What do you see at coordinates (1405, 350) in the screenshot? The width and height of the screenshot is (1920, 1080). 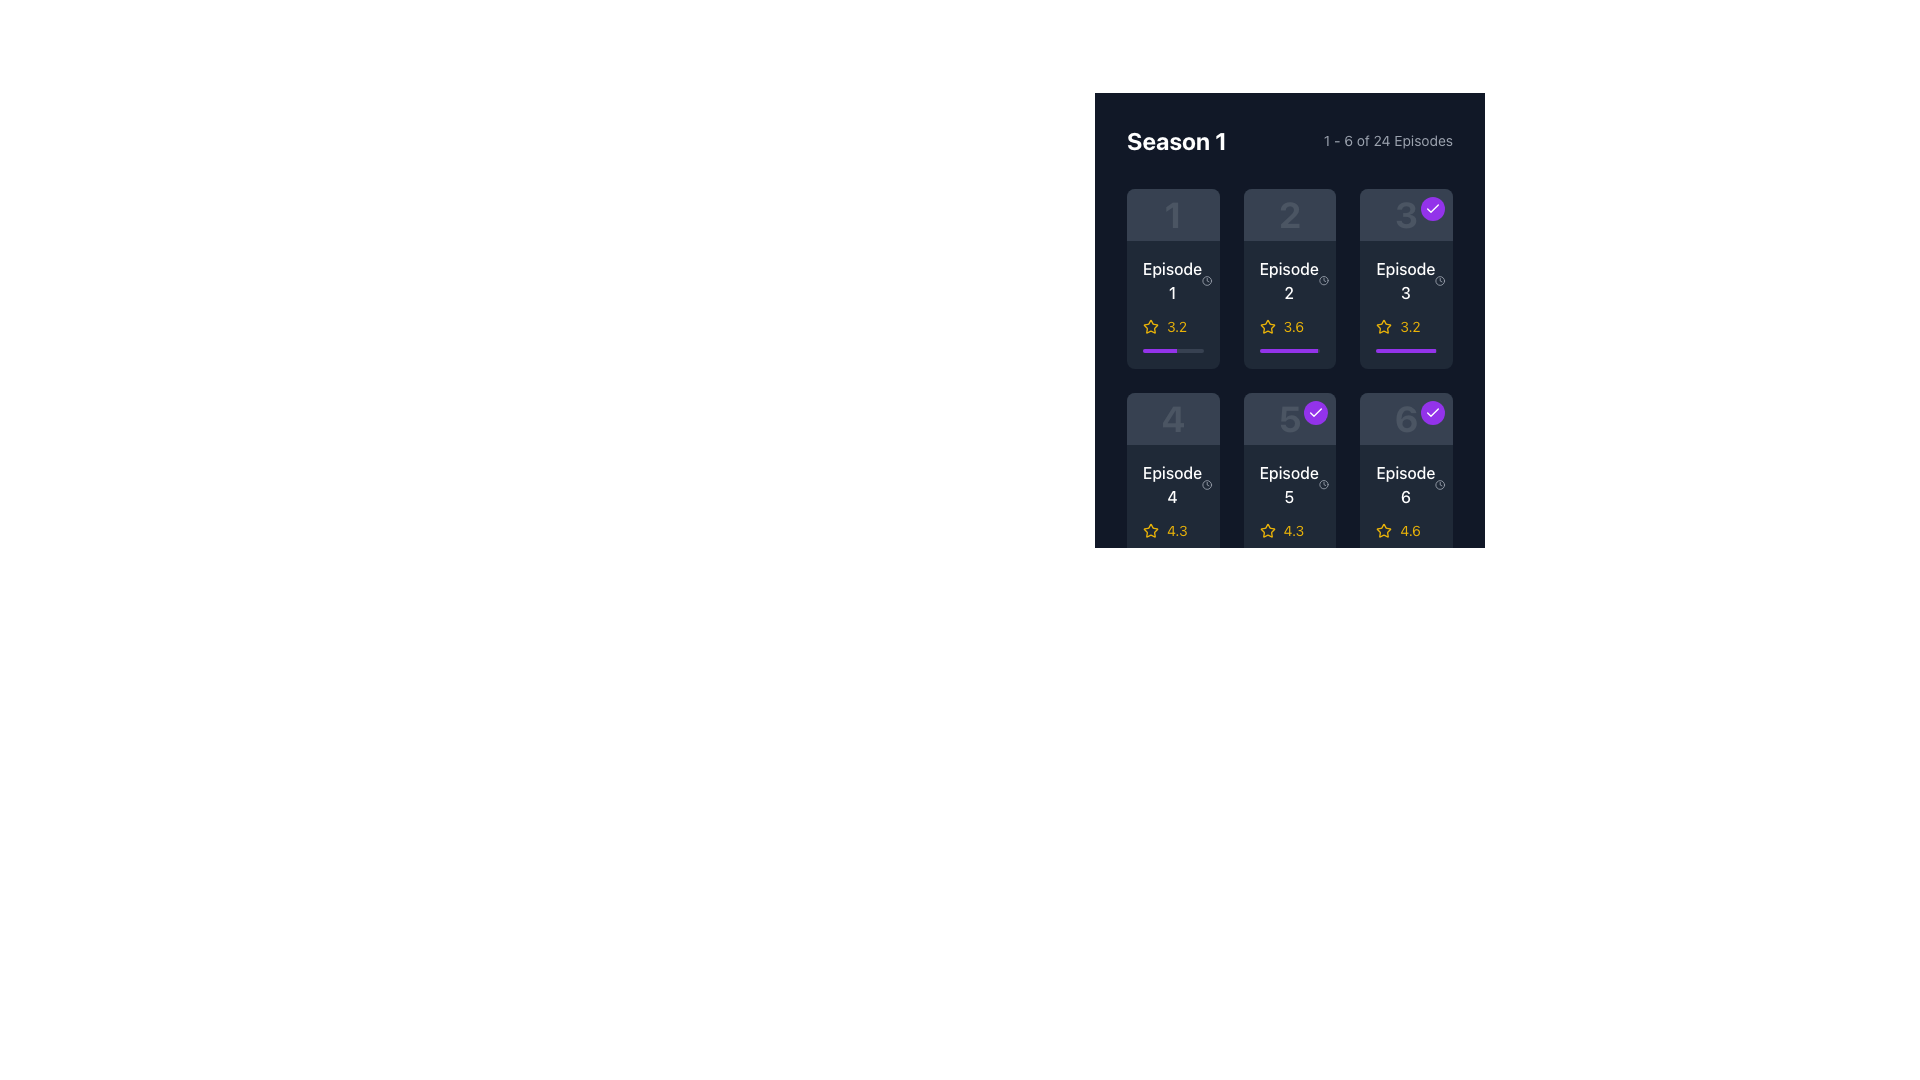 I see `the purple progress bar located near the bottom of the 'Episode 3' card in the series display grid, contained within a dark gray area` at bounding box center [1405, 350].